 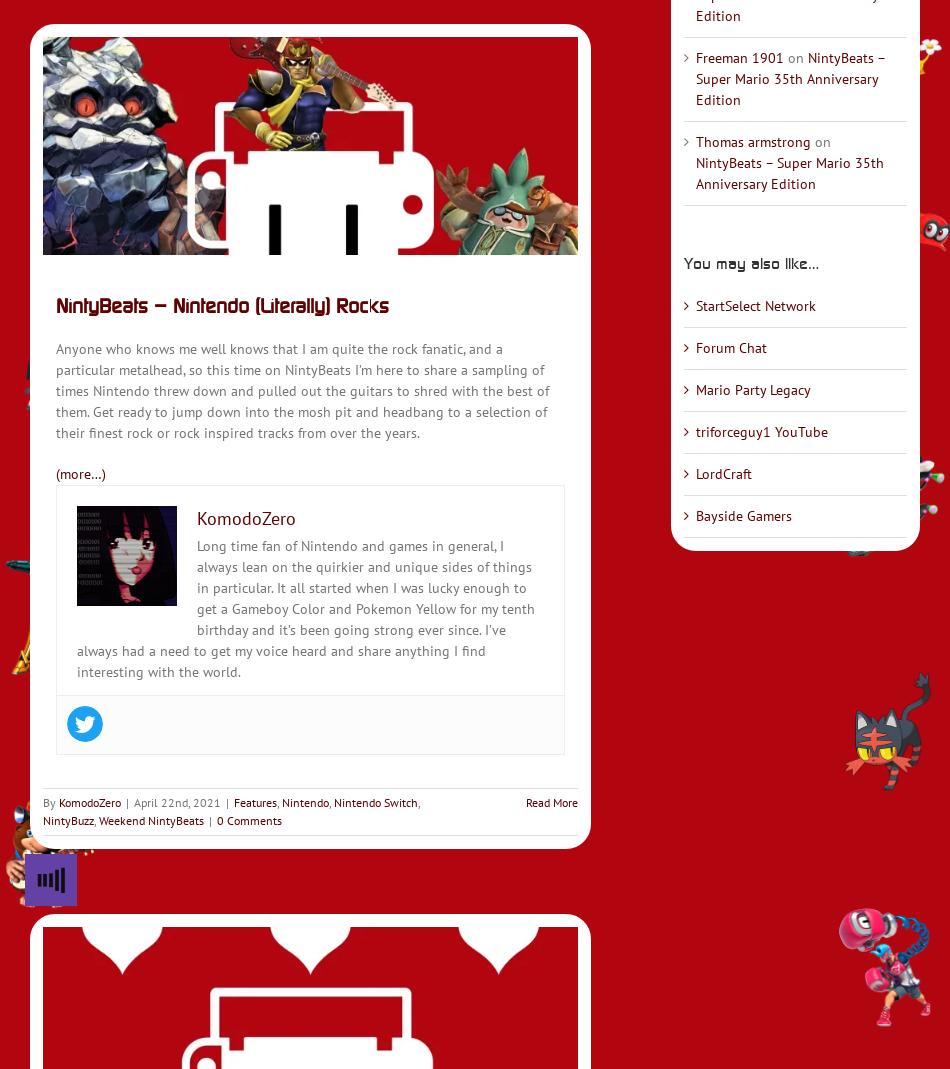 What do you see at coordinates (722, 472) in the screenshot?
I see `'LordCraft'` at bounding box center [722, 472].